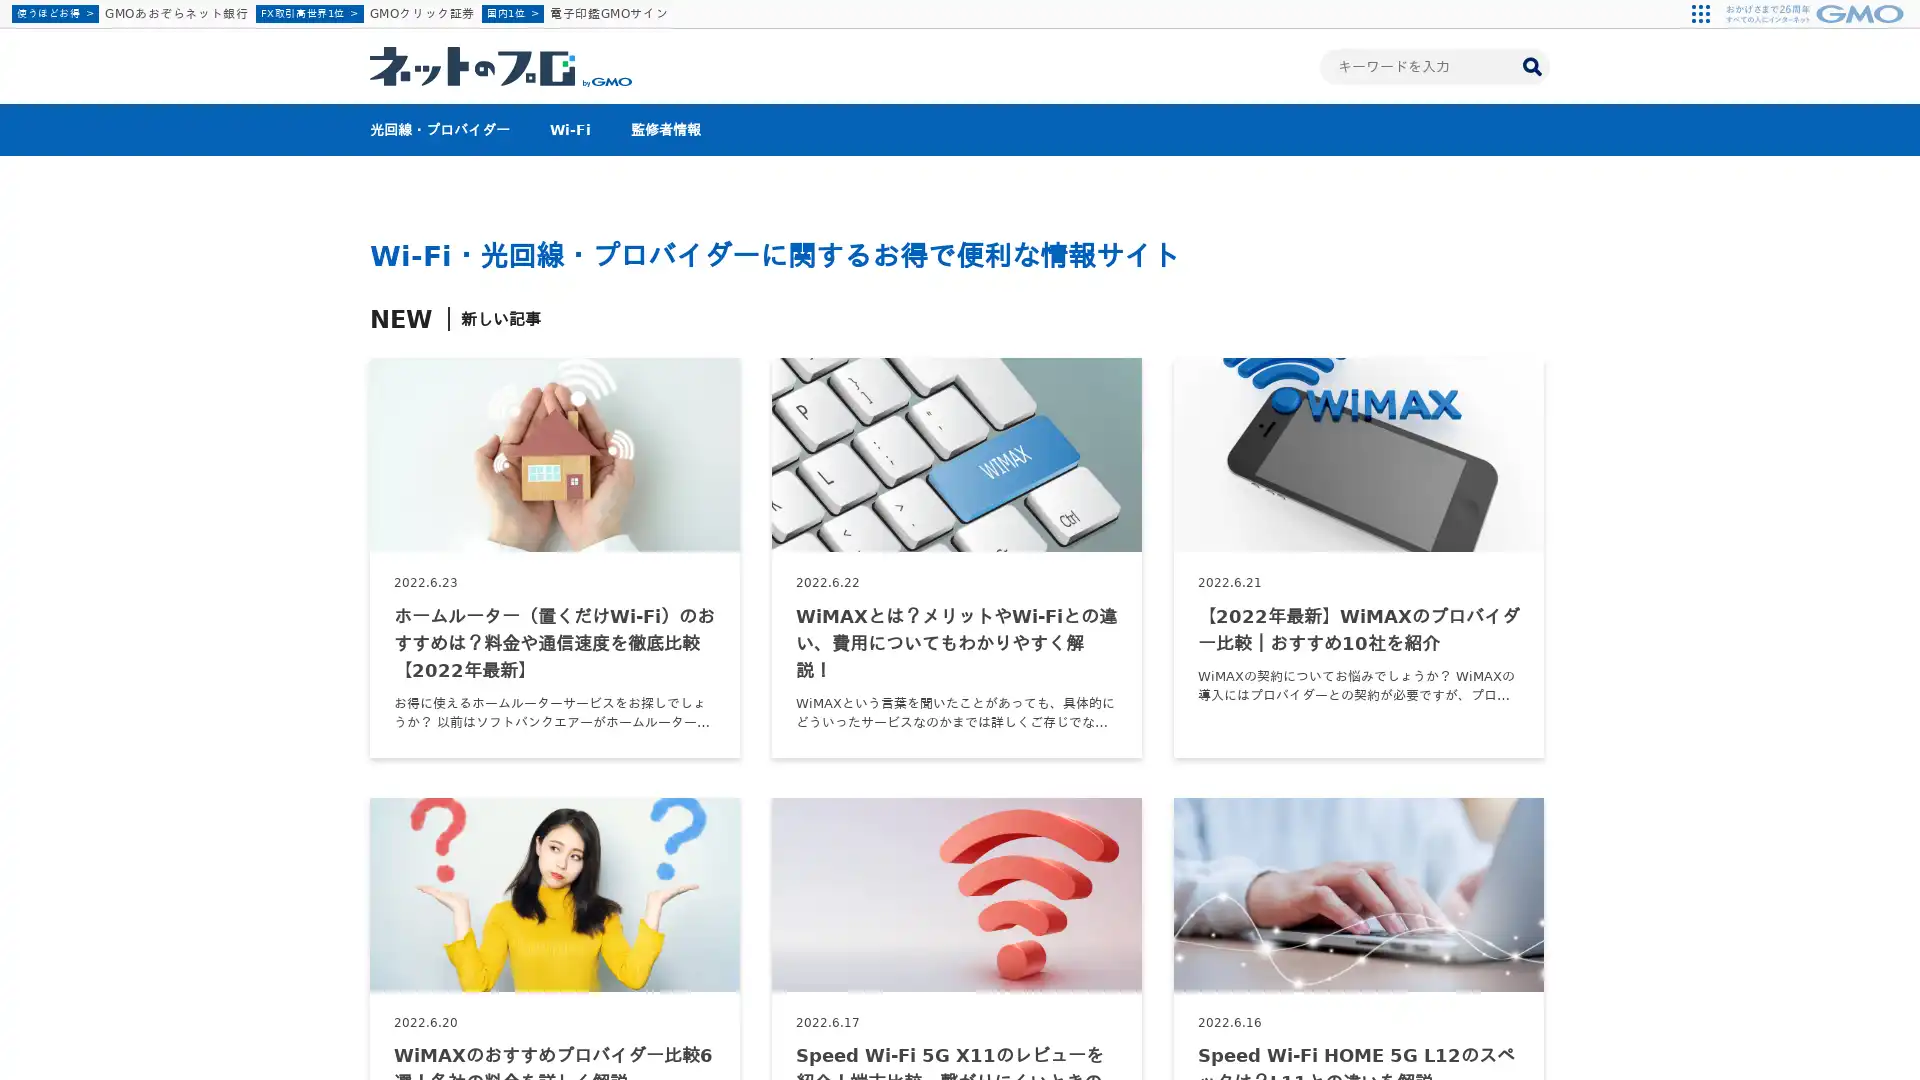  Describe the element at coordinates (1530, 64) in the screenshot. I see `search` at that location.